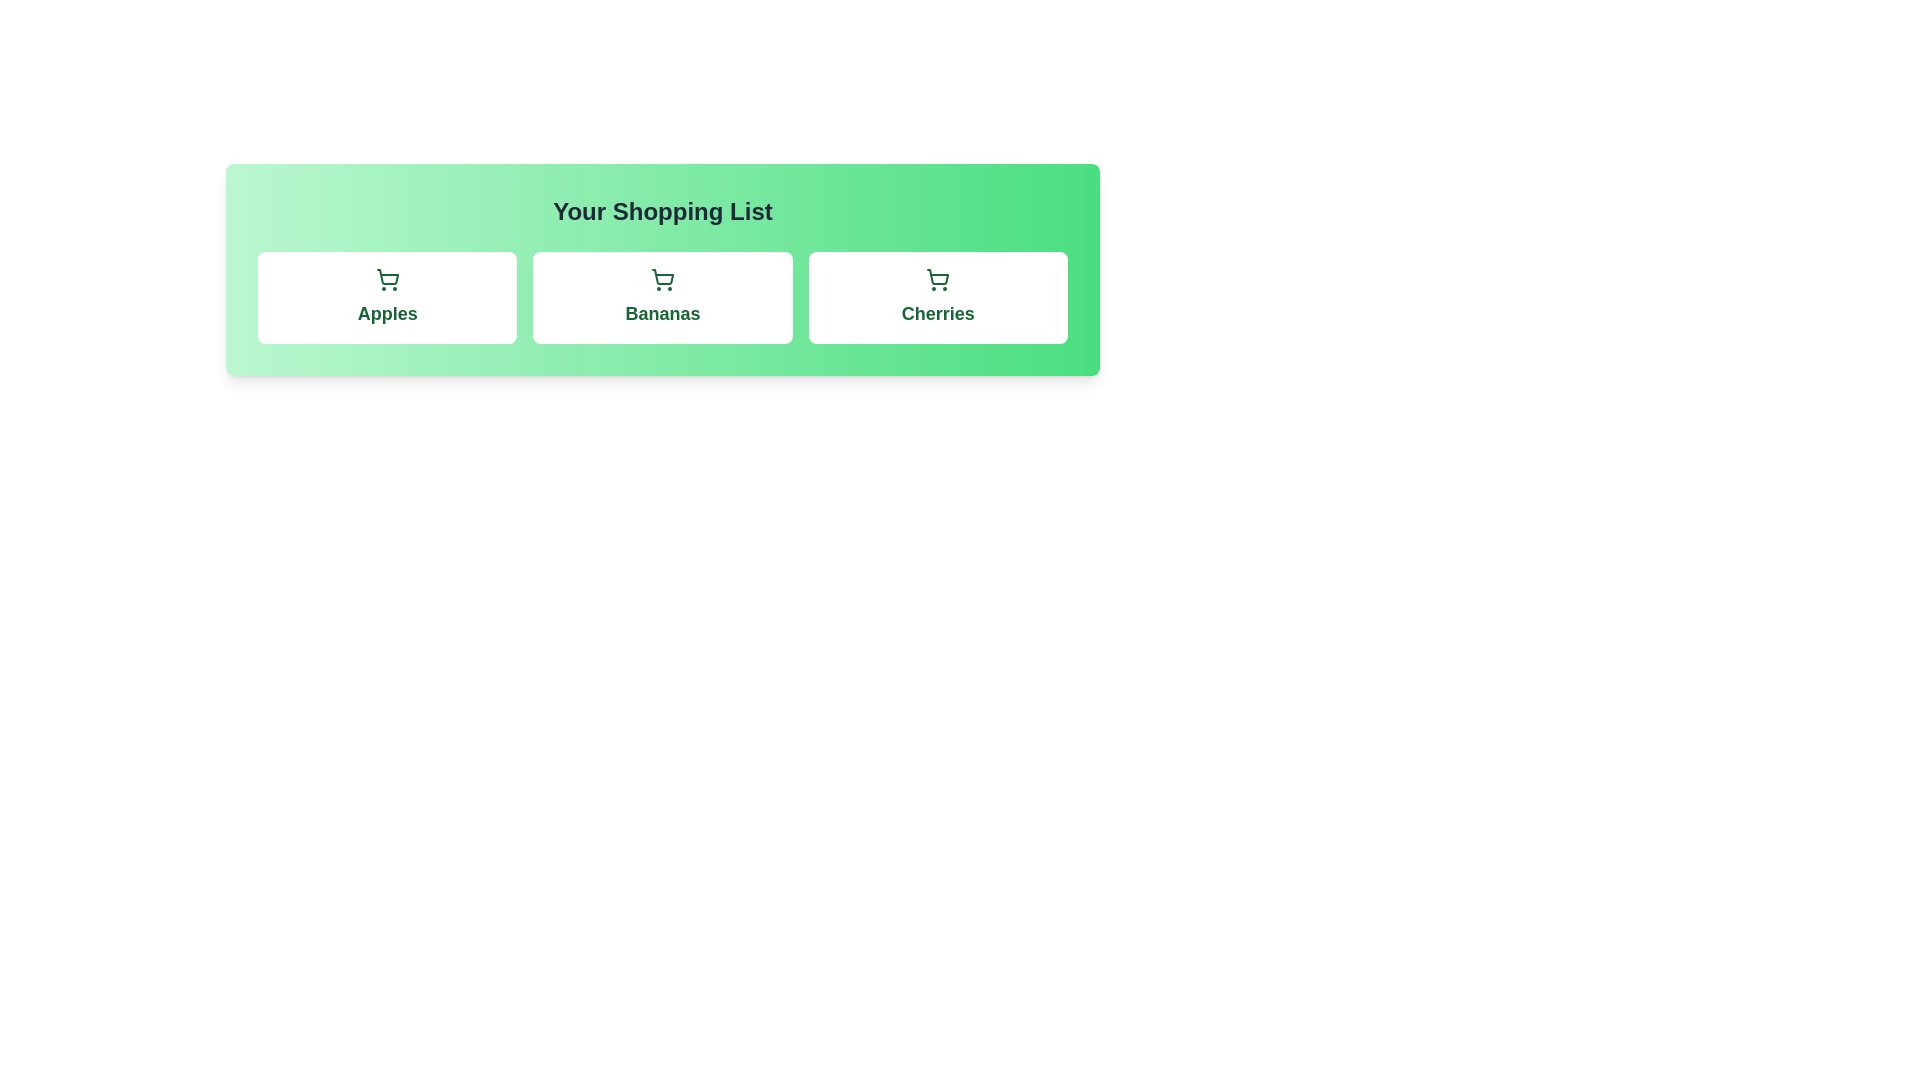 The height and width of the screenshot is (1080, 1920). What do you see at coordinates (387, 297) in the screenshot?
I see `the item Apples to observe the hover effect` at bounding box center [387, 297].